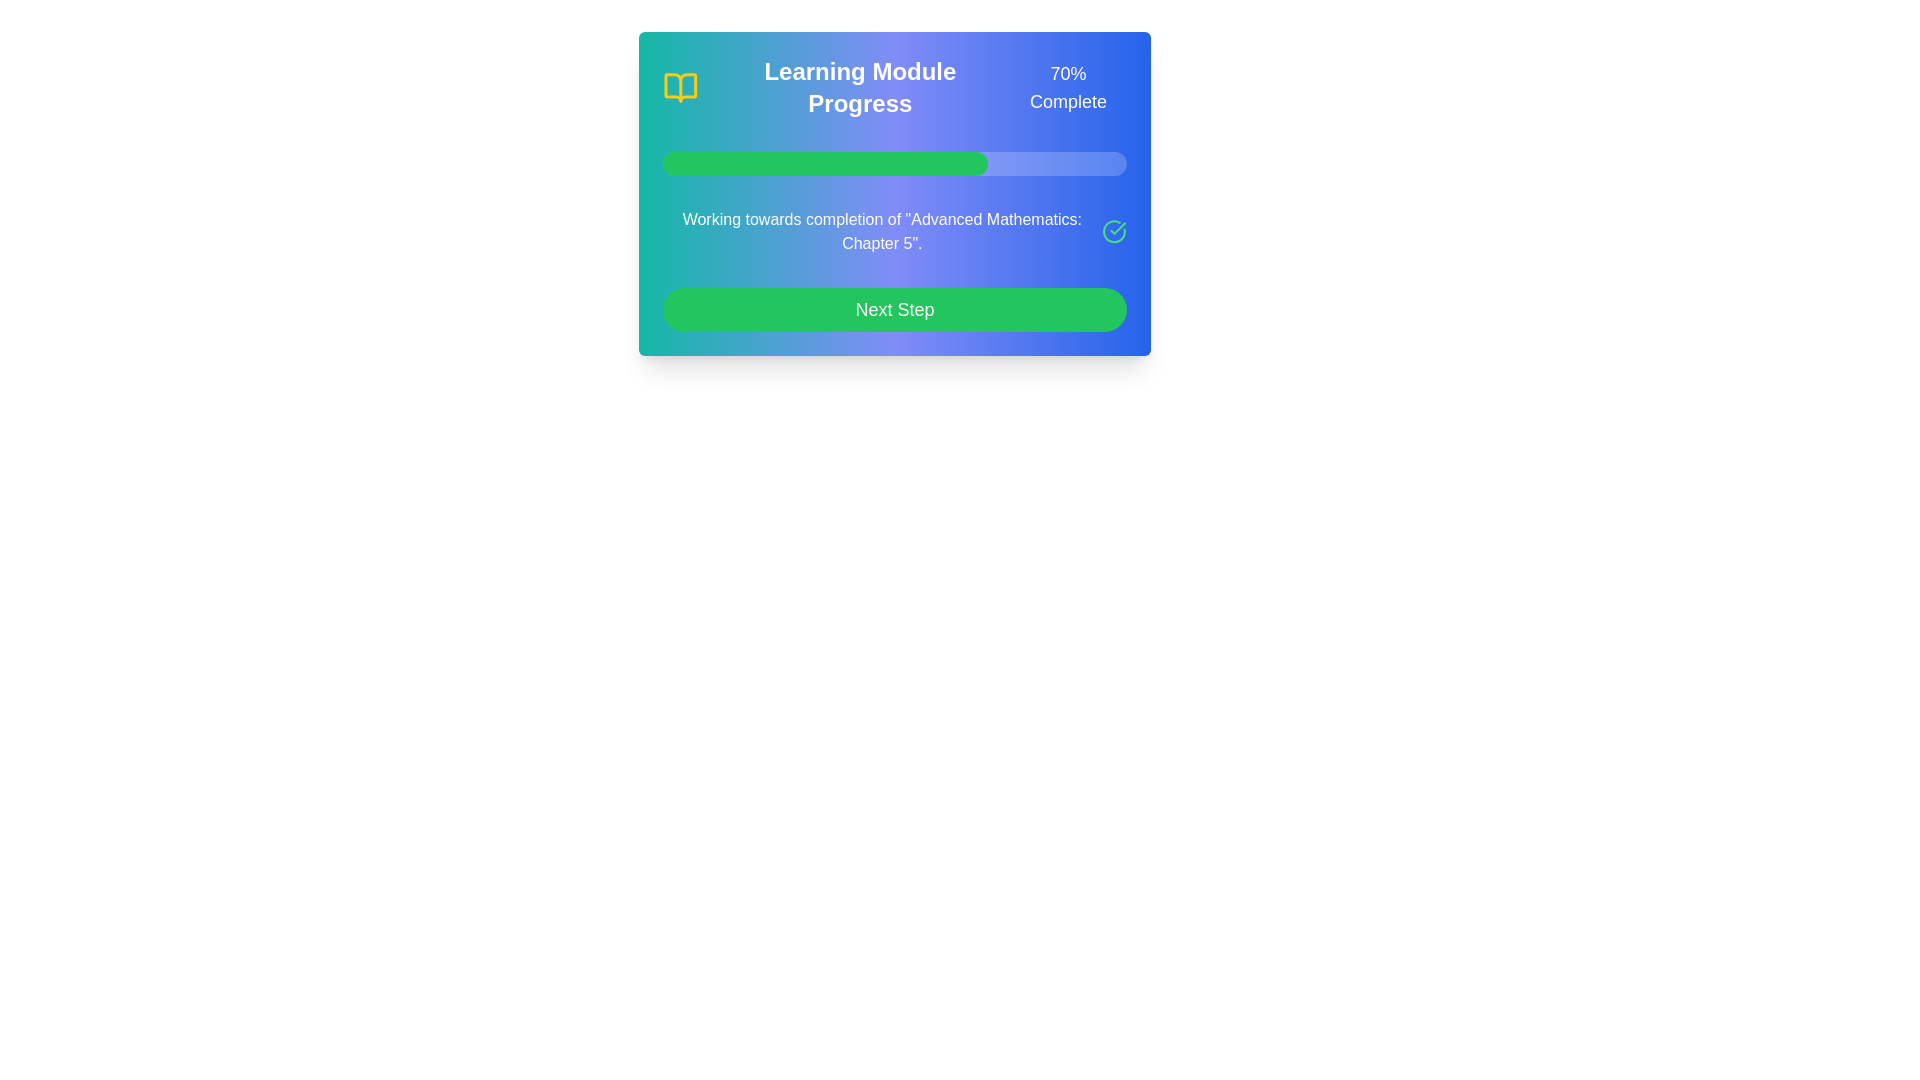 This screenshot has height=1080, width=1920. Describe the element at coordinates (836, 87) in the screenshot. I see `the Header label displaying 'Learning Module Progress' with a yellow book icon on its left` at that location.